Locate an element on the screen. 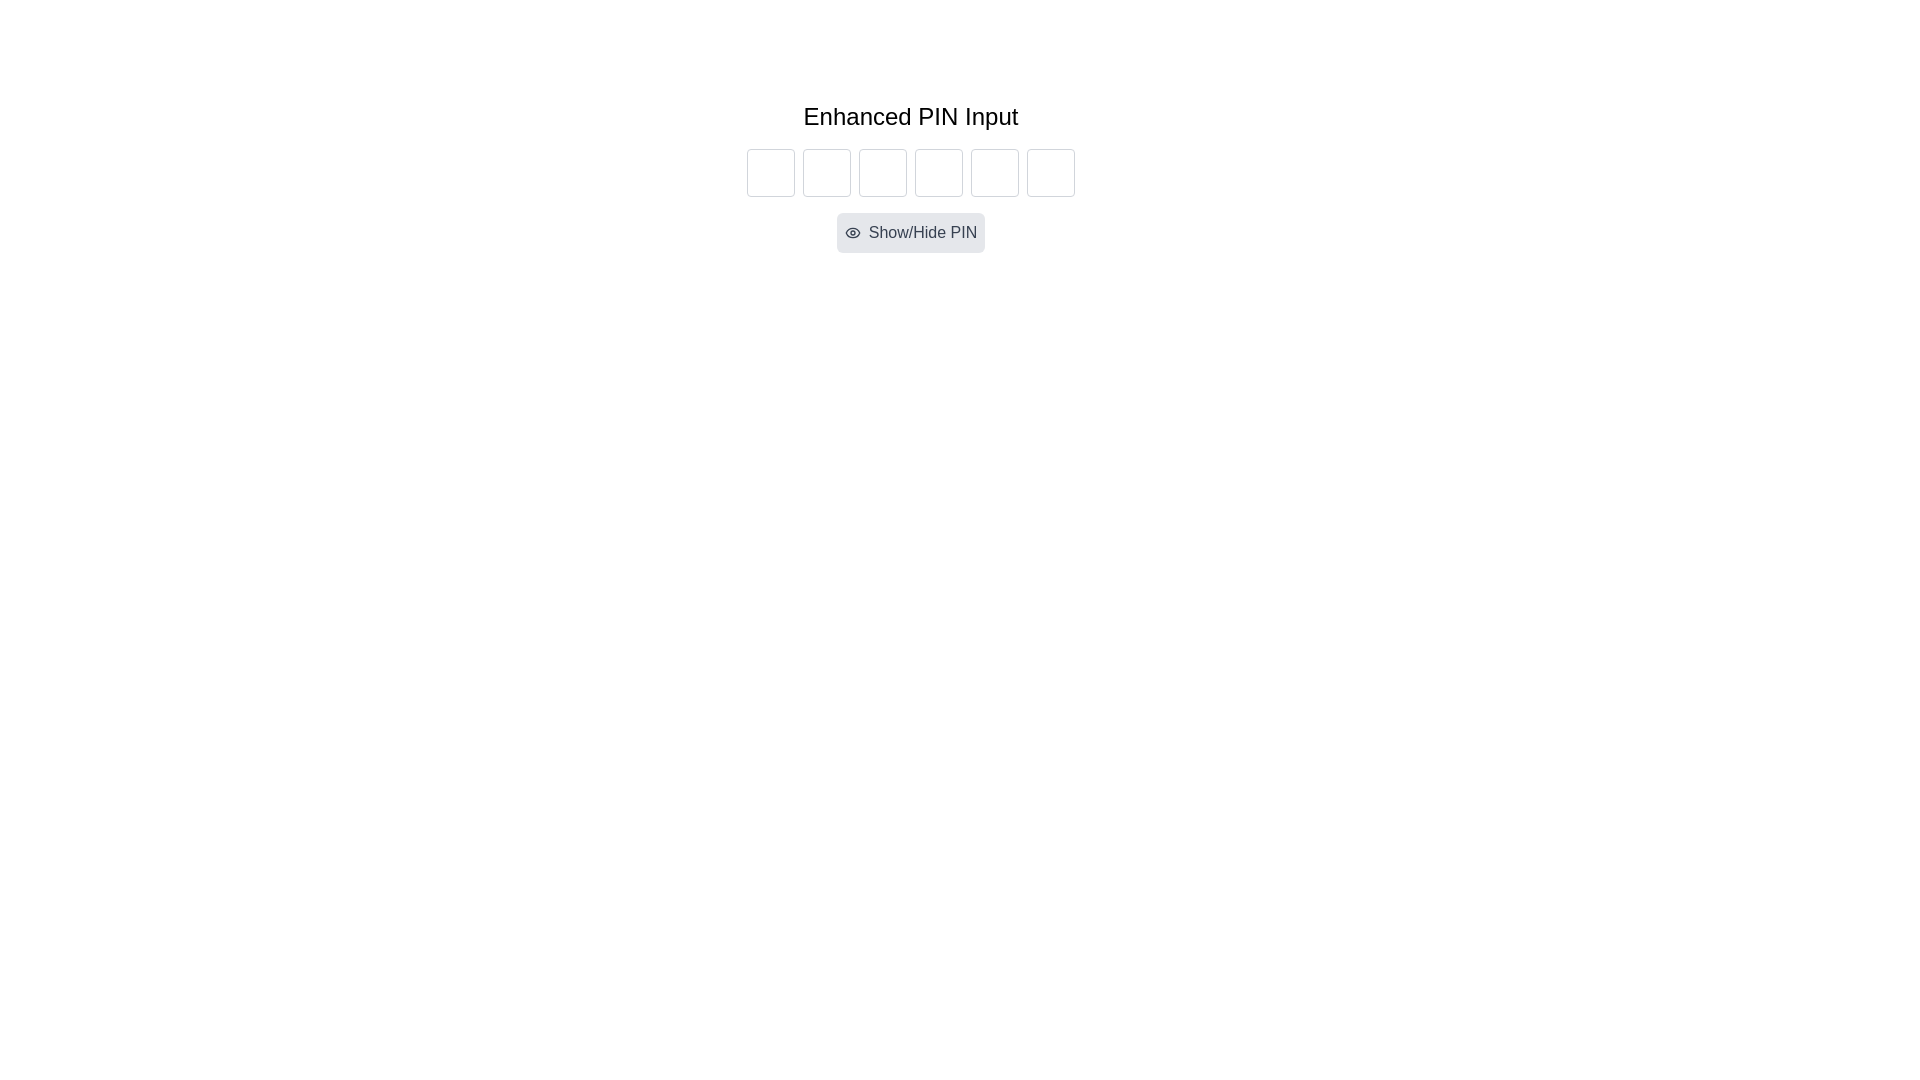 Image resolution: width=1920 pixels, height=1080 pixels. the Text Label that serves as a title for the enhanced PIN input feature, located above the PIN input boxes and the 'Show/Hide PIN' button is located at coordinates (910, 116).